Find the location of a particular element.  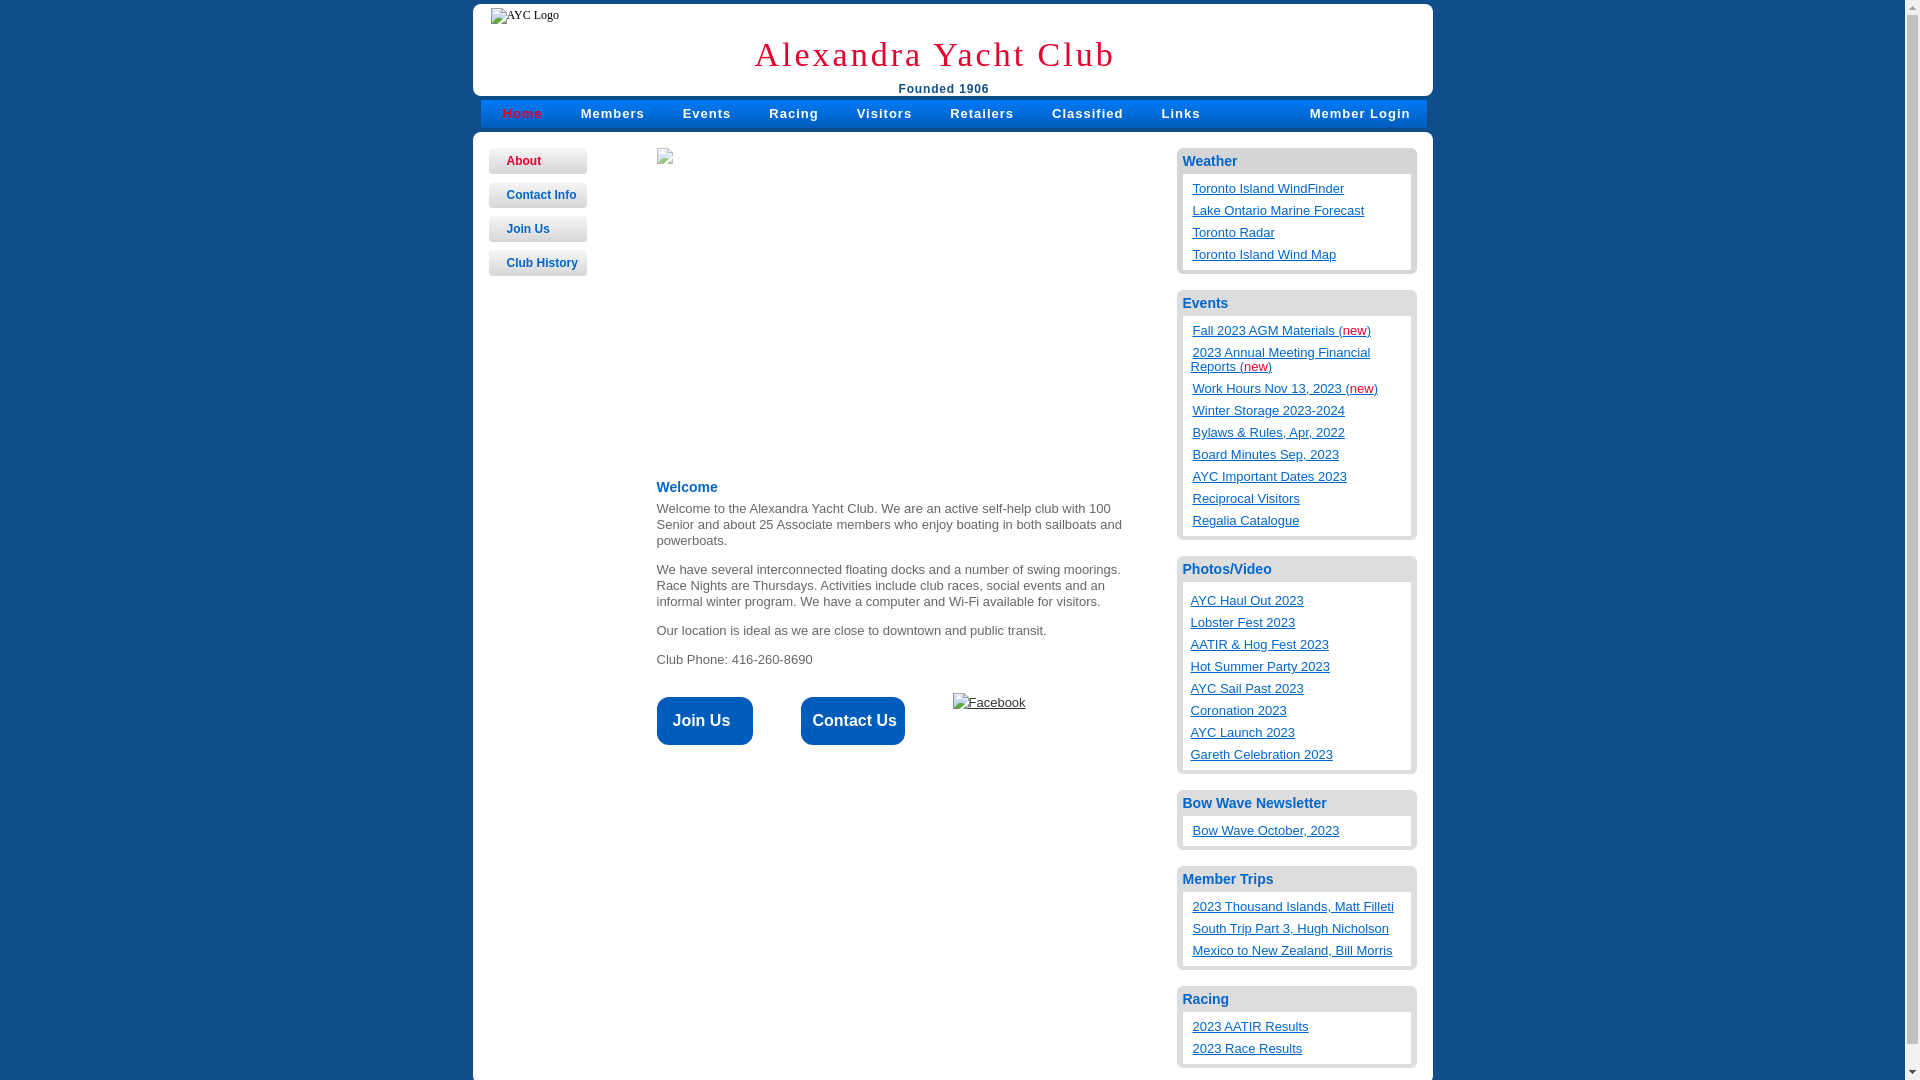

'Mexico to New Zealand, Bill Morris' is located at coordinates (1300, 946).